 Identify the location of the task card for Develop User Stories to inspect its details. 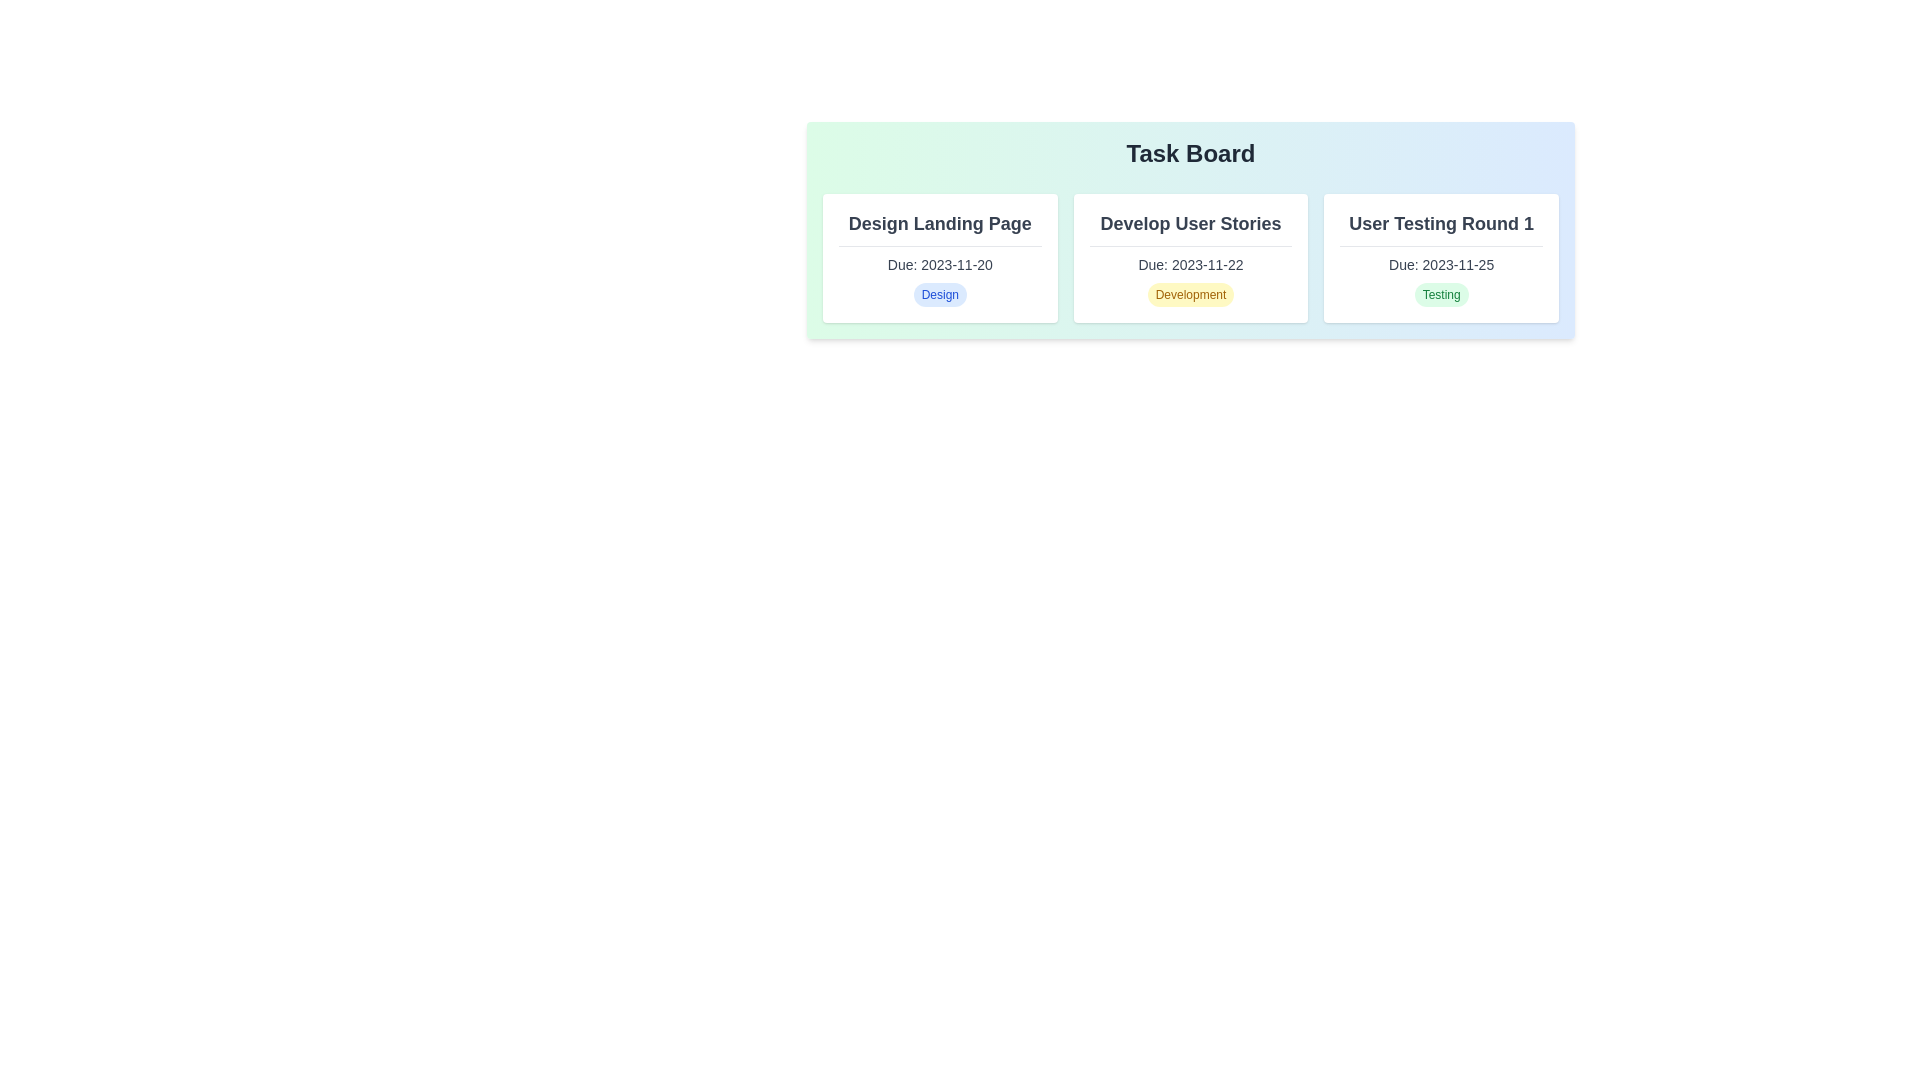
(1190, 257).